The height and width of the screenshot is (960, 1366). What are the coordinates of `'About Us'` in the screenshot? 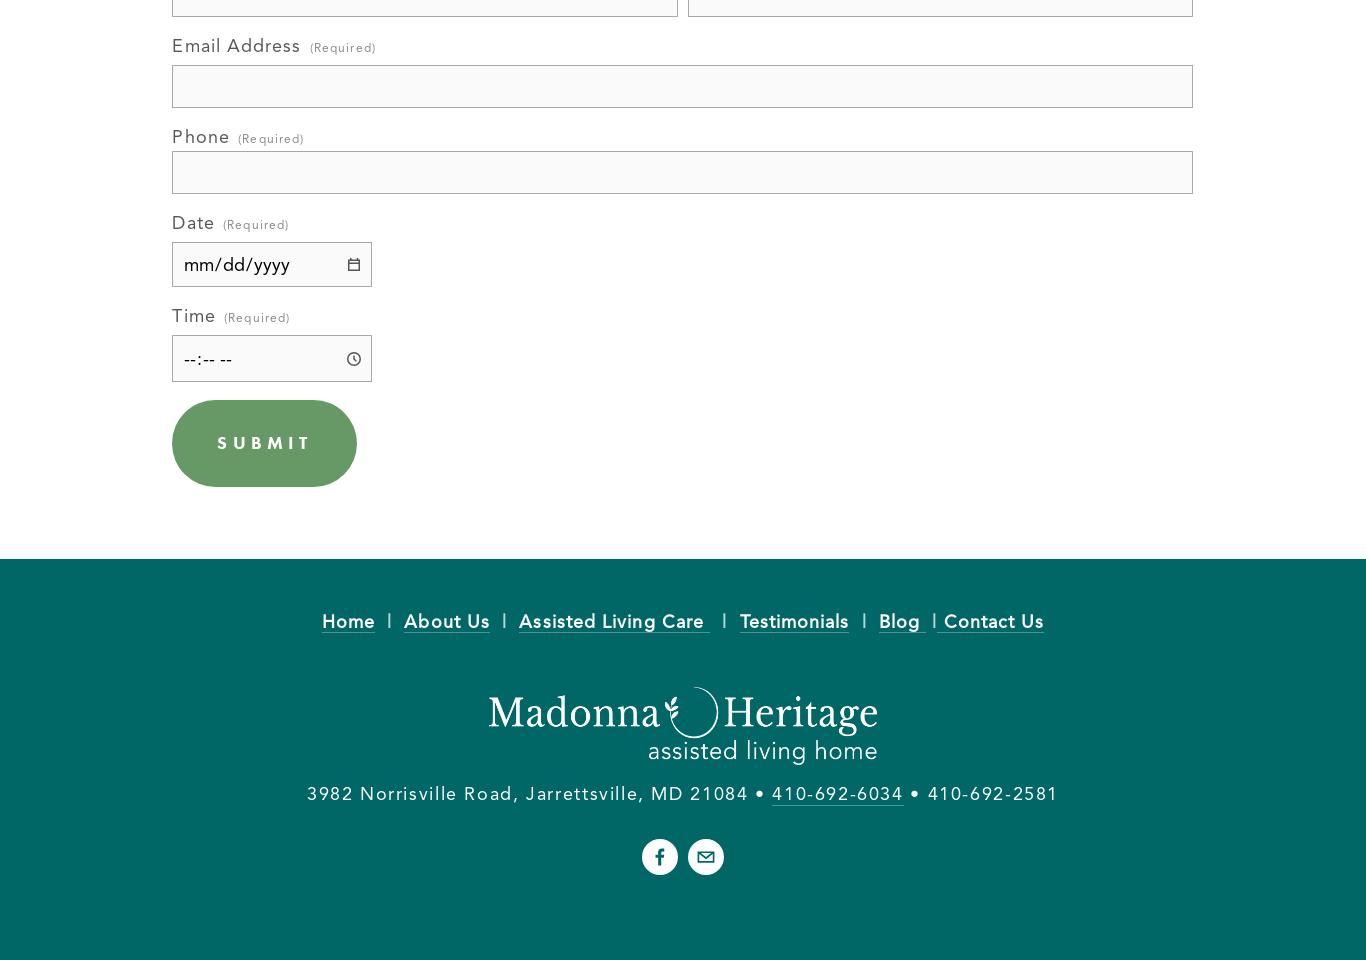 It's located at (445, 619).